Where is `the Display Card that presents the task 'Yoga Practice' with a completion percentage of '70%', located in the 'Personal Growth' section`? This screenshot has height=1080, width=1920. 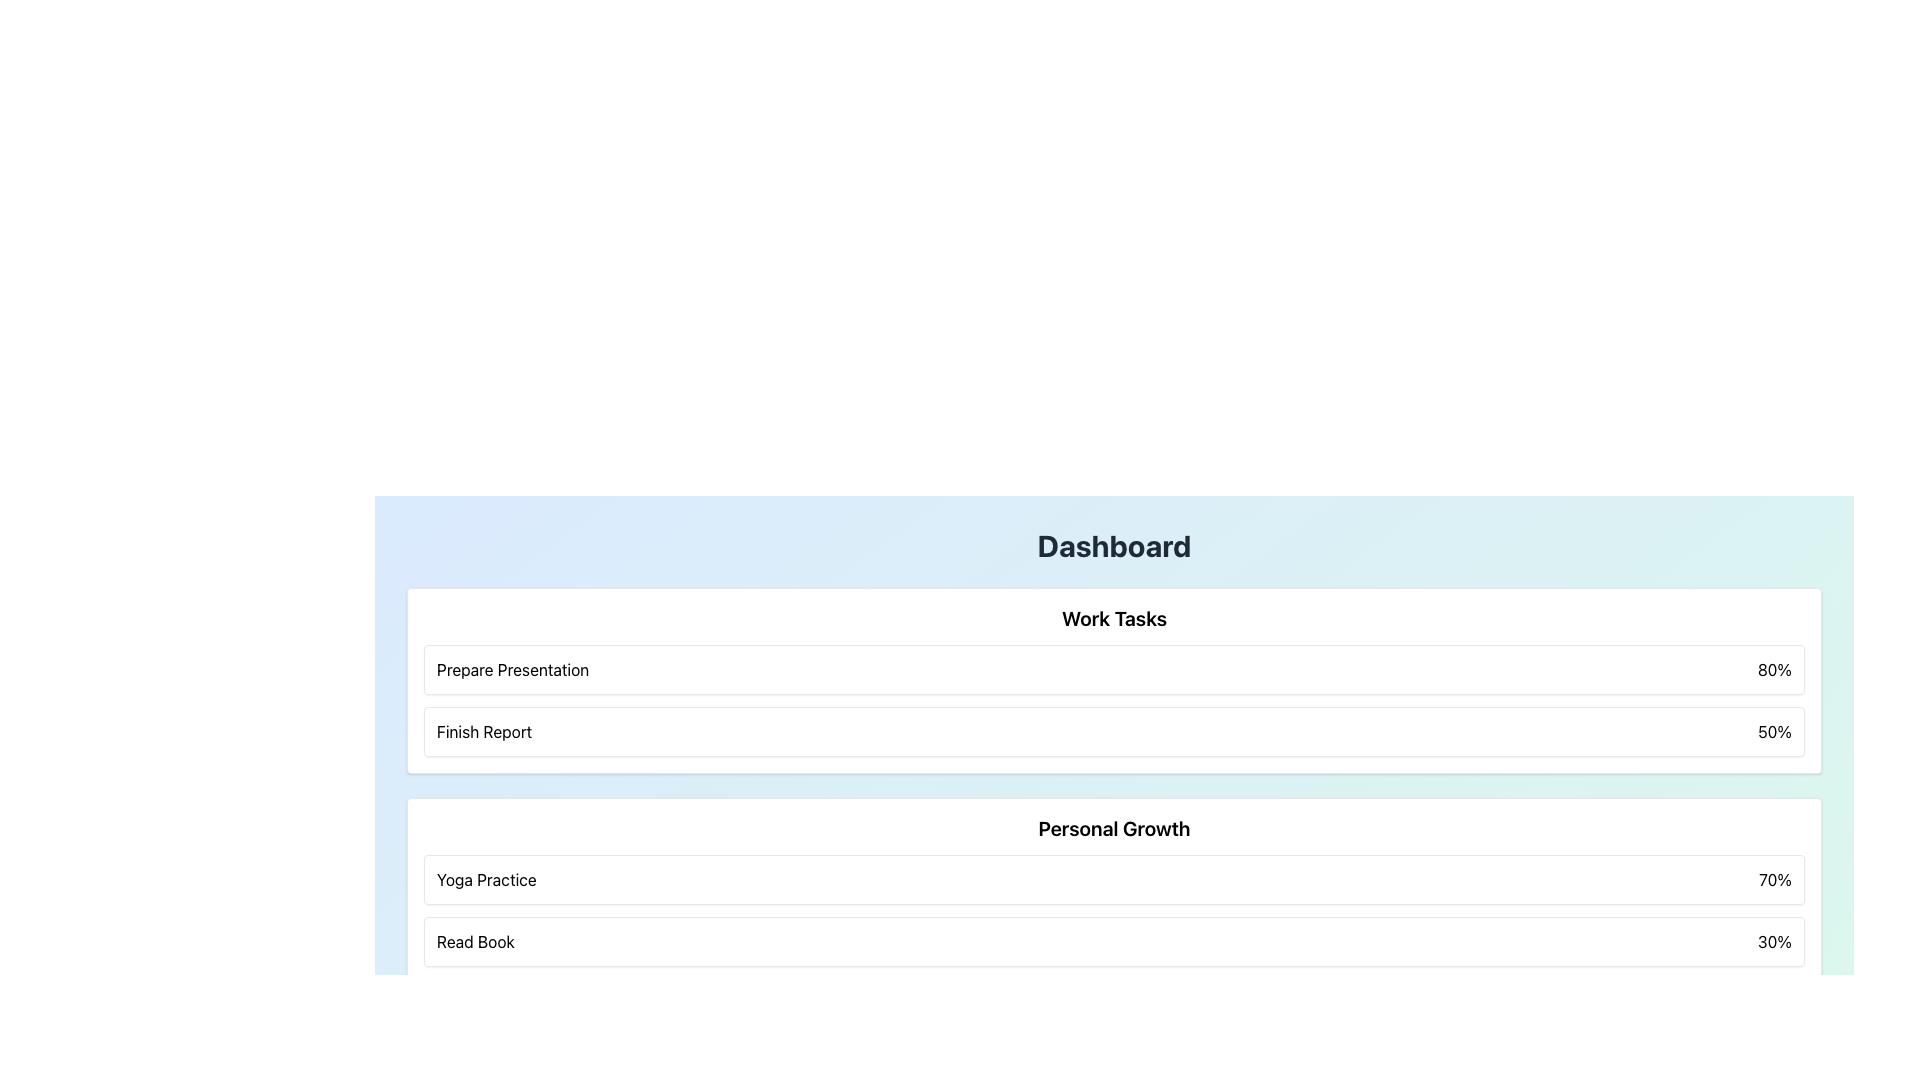
the Display Card that presents the task 'Yoga Practice' with a completion percentage of '70%', located in the 'Personal Growth' section is located at coordinates (1113, 878).